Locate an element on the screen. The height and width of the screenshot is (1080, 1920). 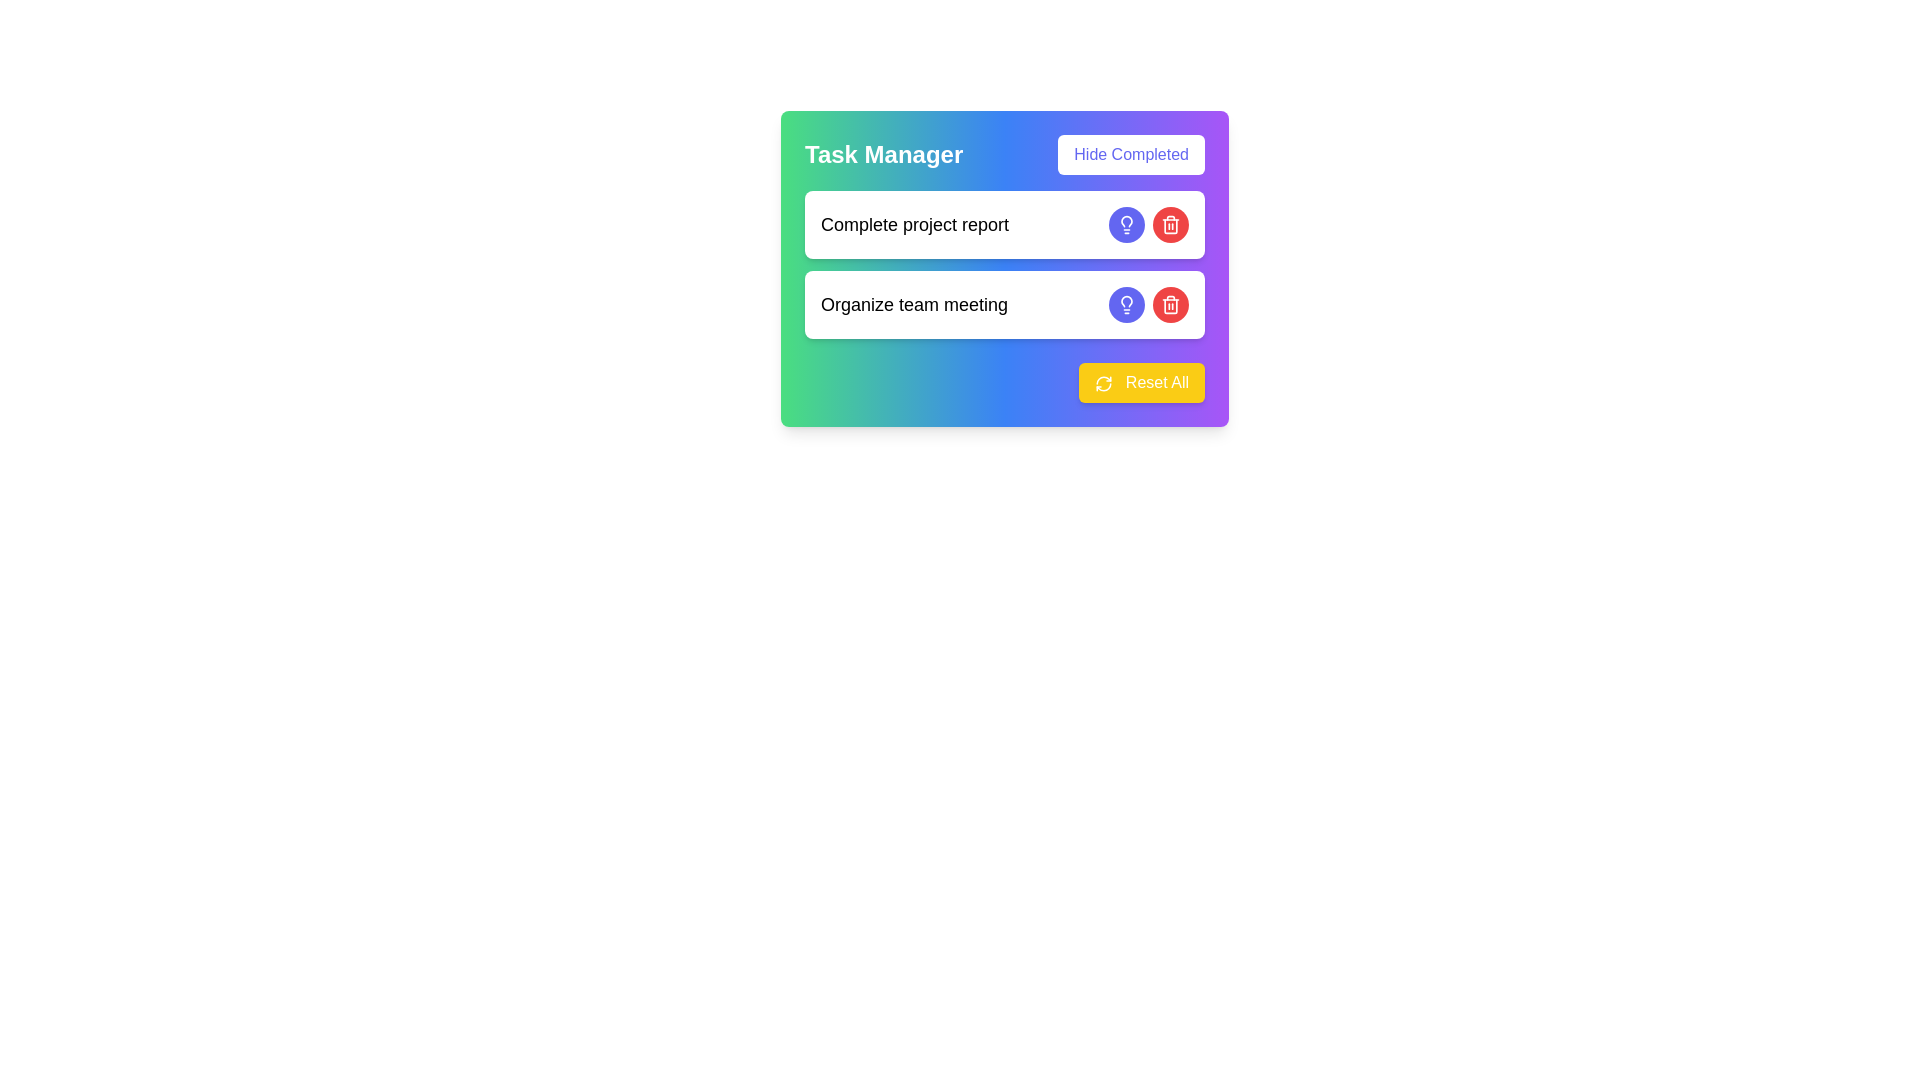
the Icon embedded in the button located in the second task's action buttons next to the 'Organize team meeting' text is located at coordinates (1127, 224).